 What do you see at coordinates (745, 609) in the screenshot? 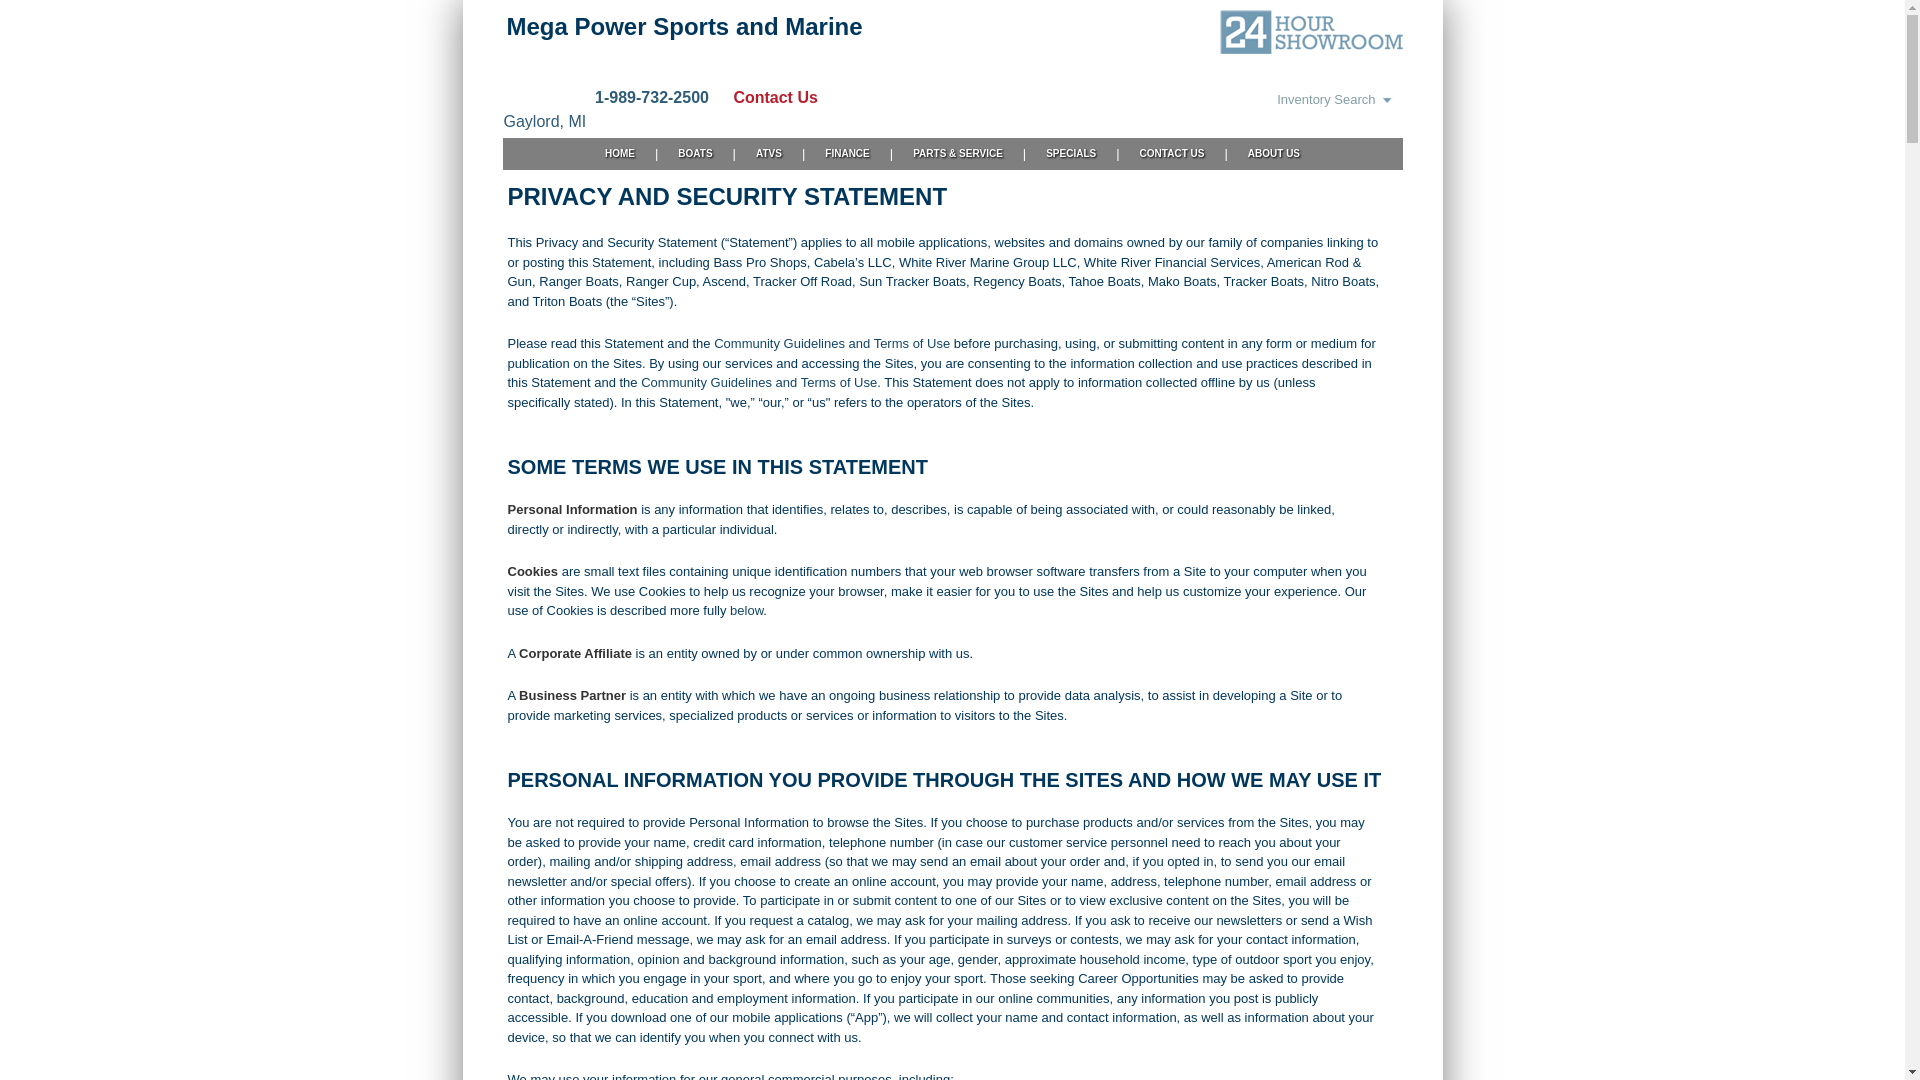
I see `'below'` at bounding box center [745, 609].